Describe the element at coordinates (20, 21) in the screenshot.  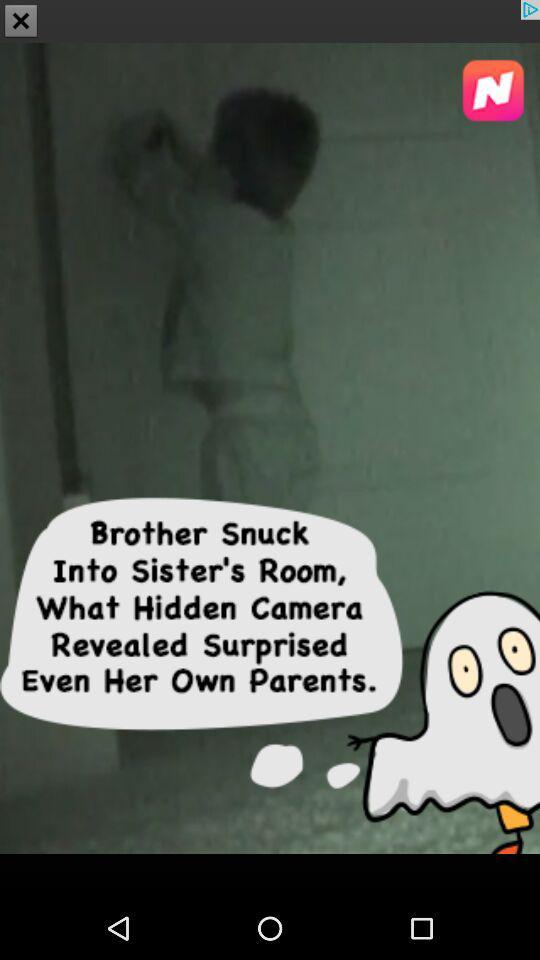
I see `the close icon` at that location.